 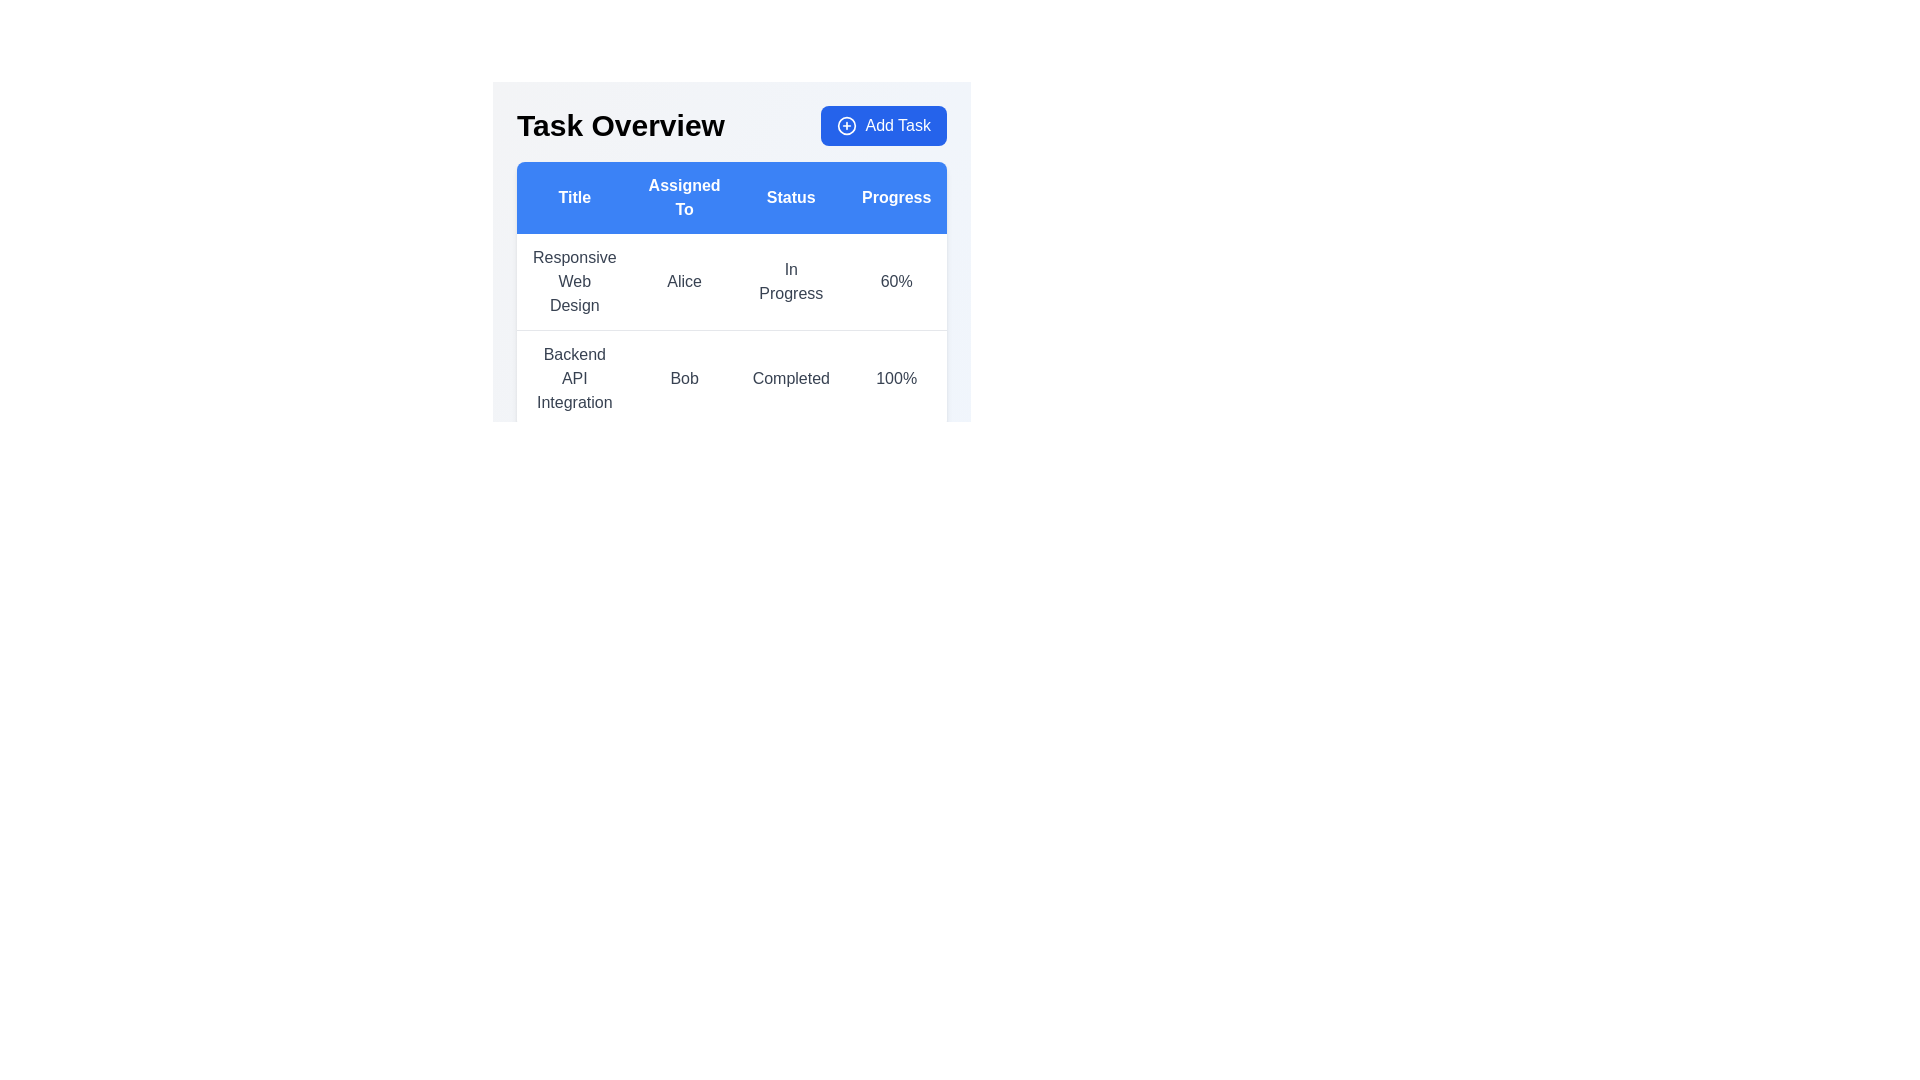 What do you see at coordinates (684, 197) in the screenshot?
I see `the 'Assigned To' header label in the table, which is located in the second column of the header row, between the 'Title' and 'Status' headers` at bounding box center [684, 197].